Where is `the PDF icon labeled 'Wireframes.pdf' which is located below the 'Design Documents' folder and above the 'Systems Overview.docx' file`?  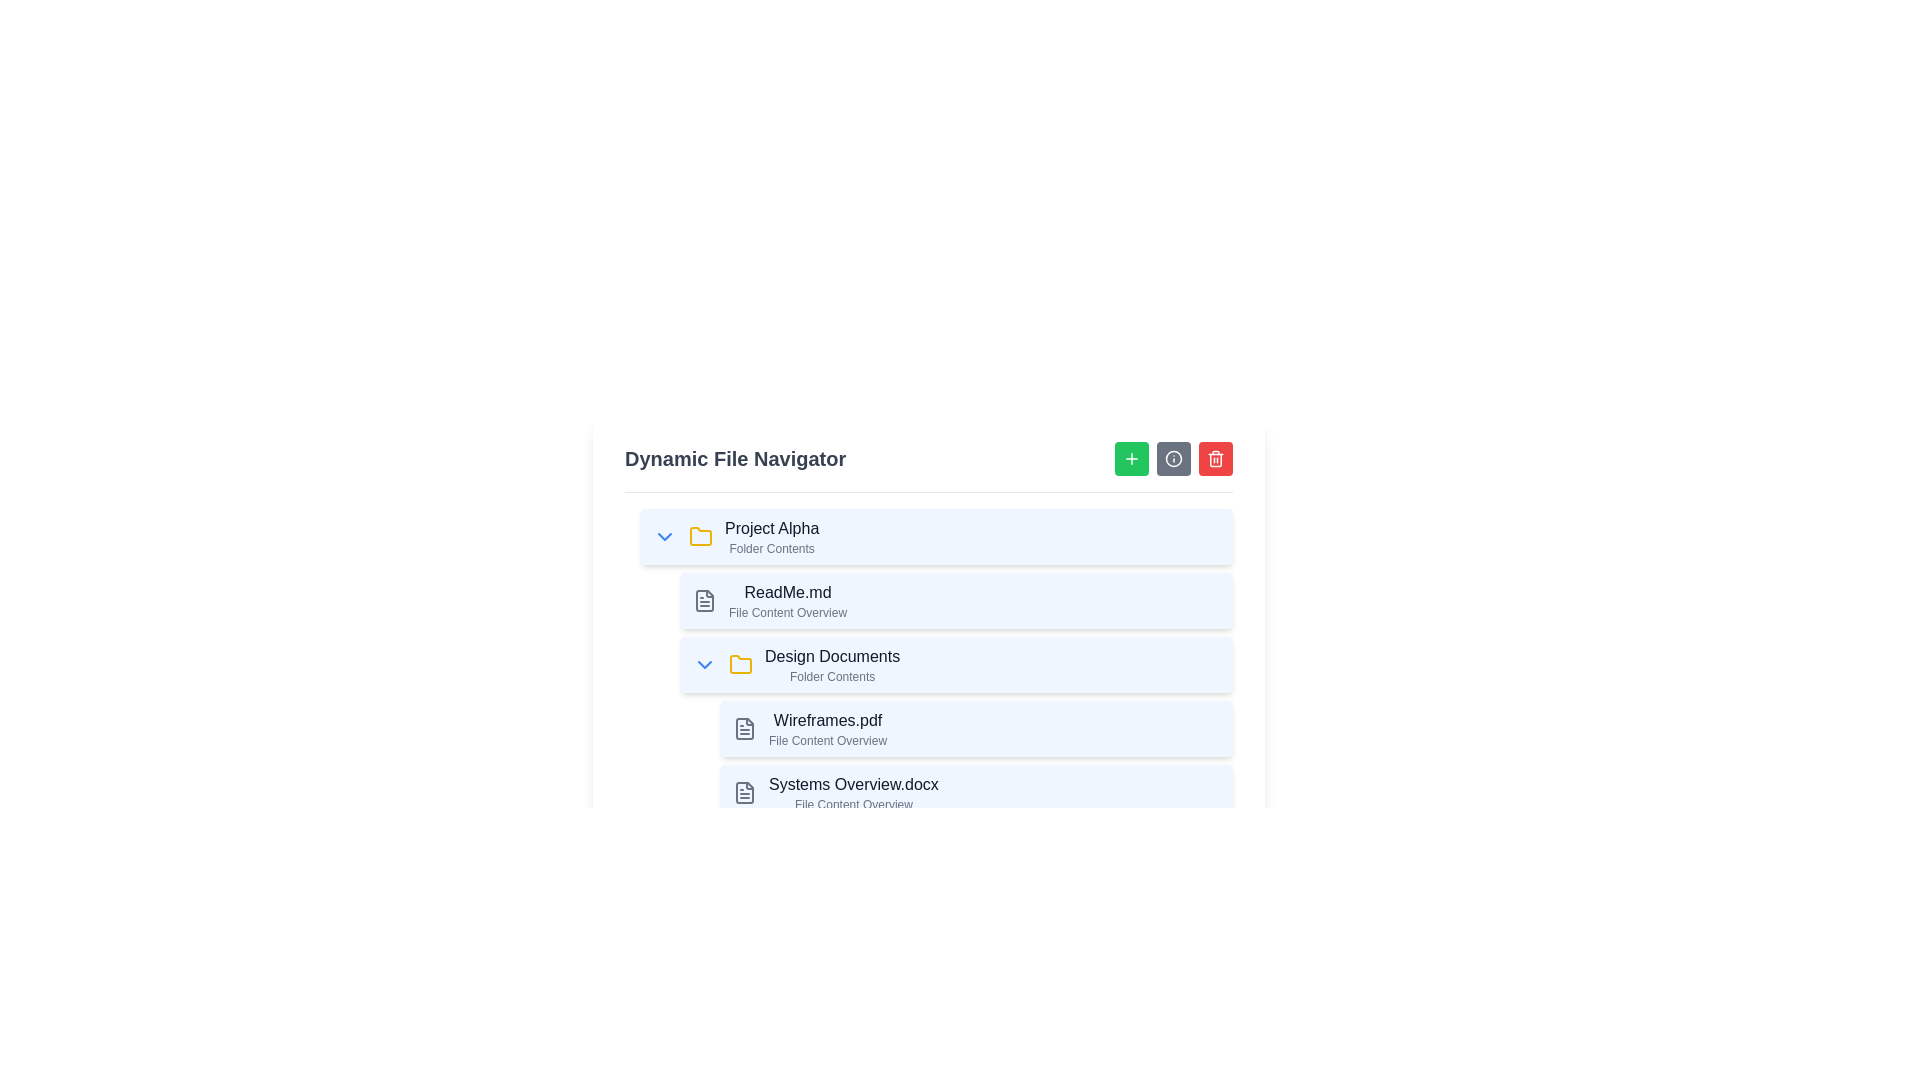
the PDF icon labeled 'Wireframes.pdf' which is located below the 'Design Documents' folder and above the 'Systems Overview.docx' file is located at coordinates (743, 729).